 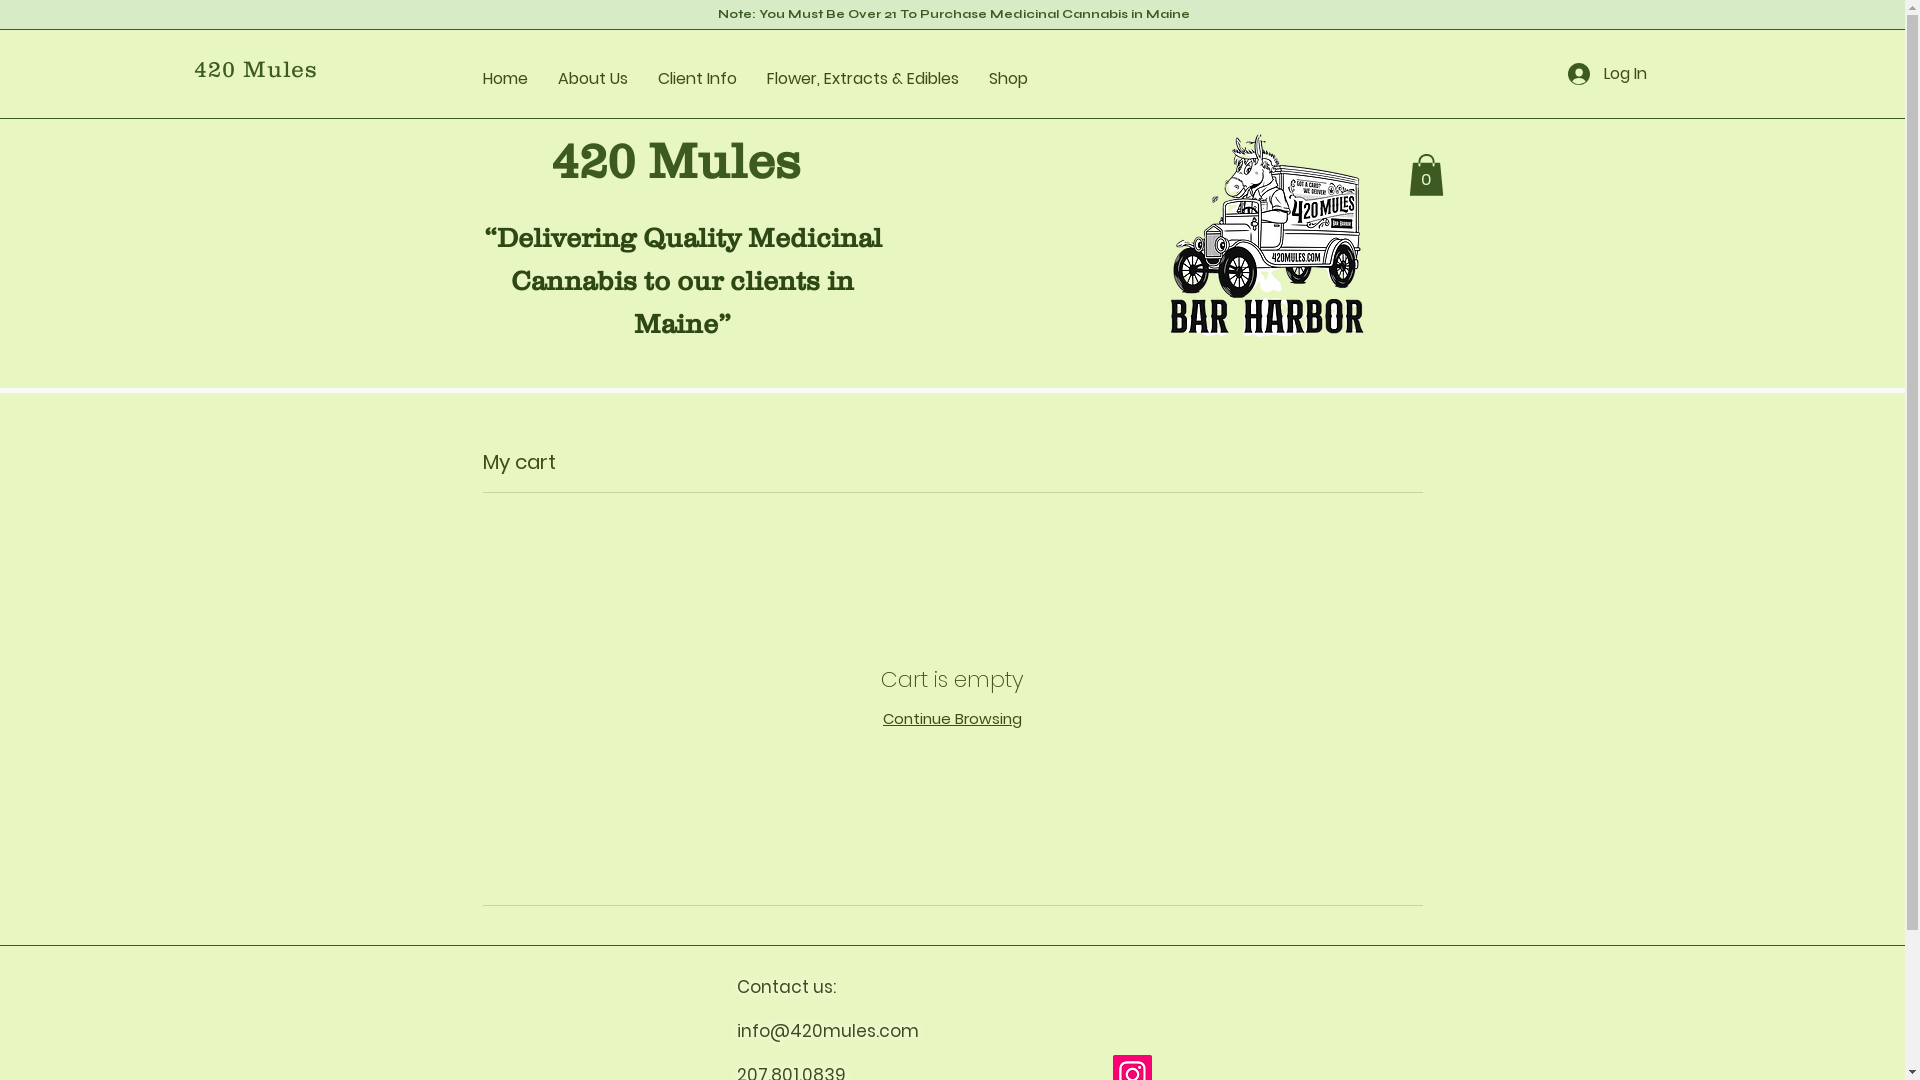 I want to click on 'Home', so click(x=505, y=77).